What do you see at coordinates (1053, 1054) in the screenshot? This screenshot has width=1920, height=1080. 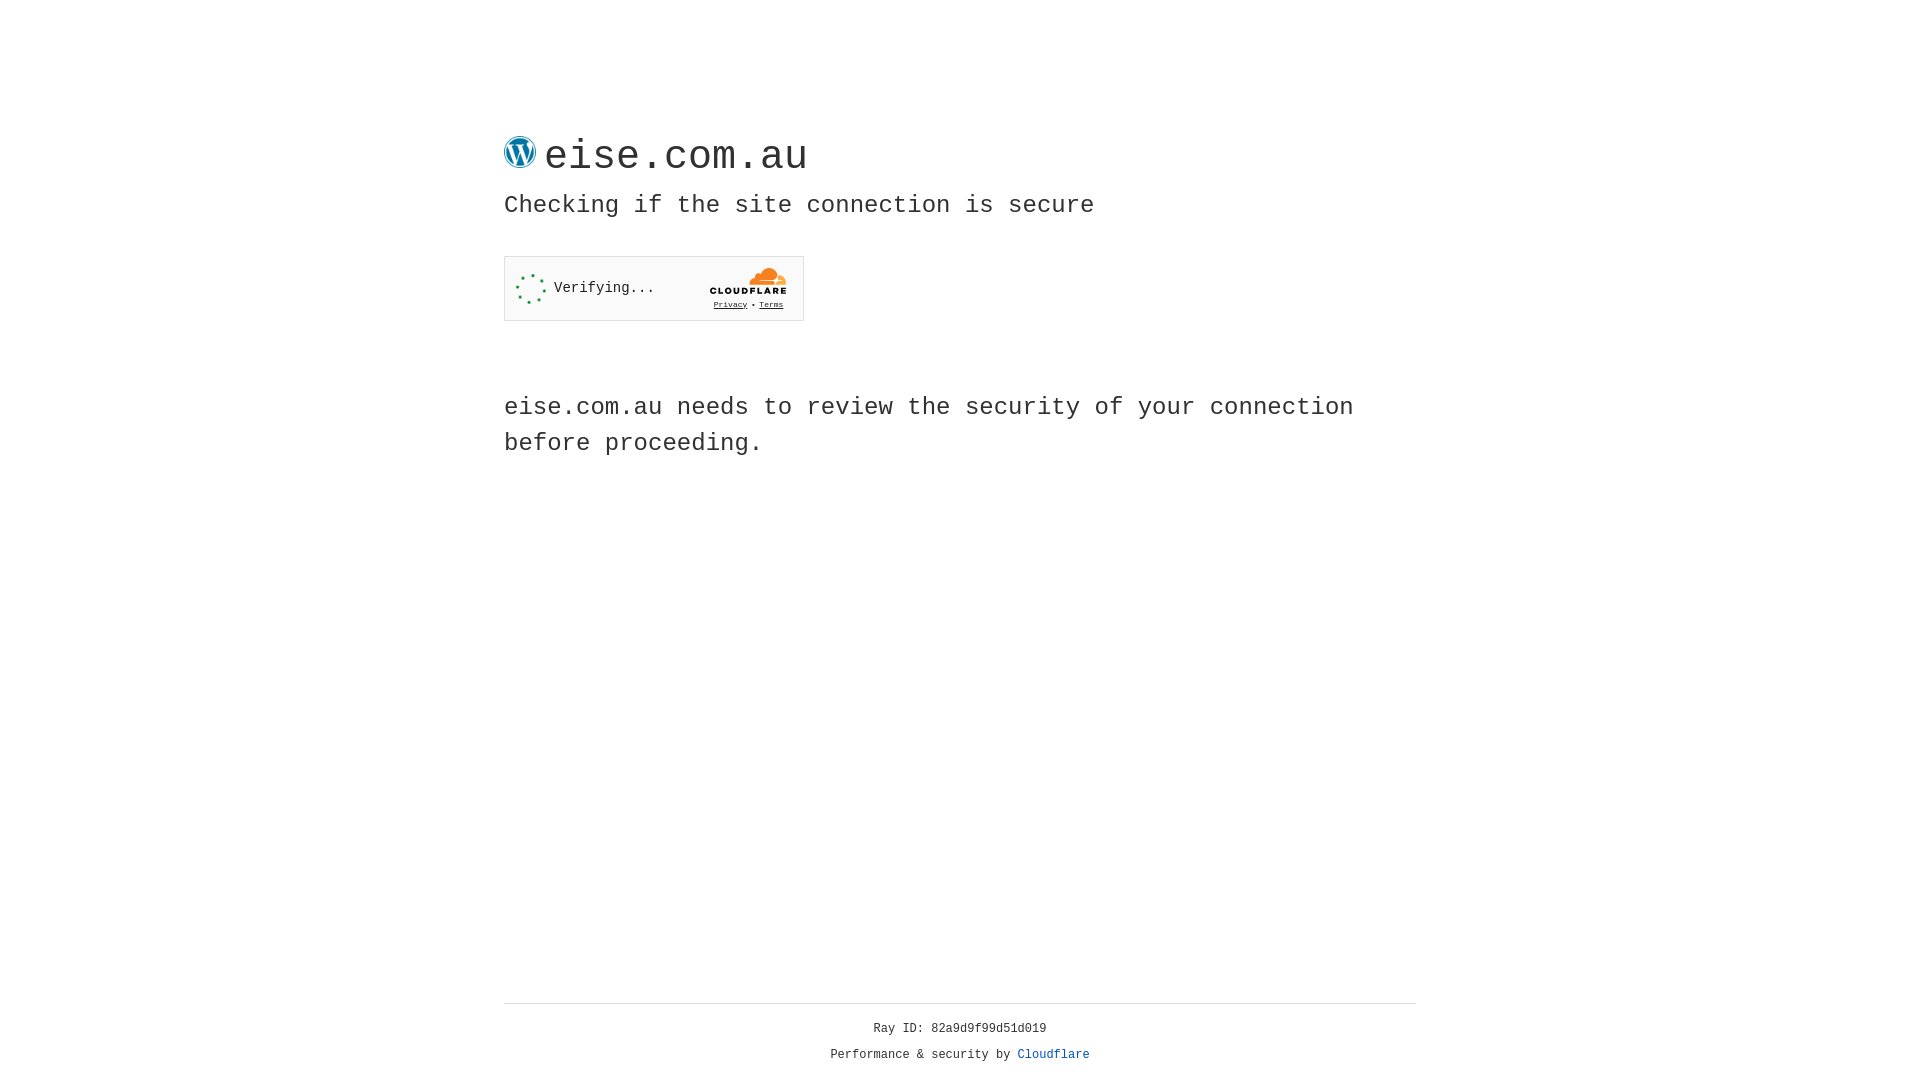 I see `'Cloudflare'` at bounding box center [1053, 1054].